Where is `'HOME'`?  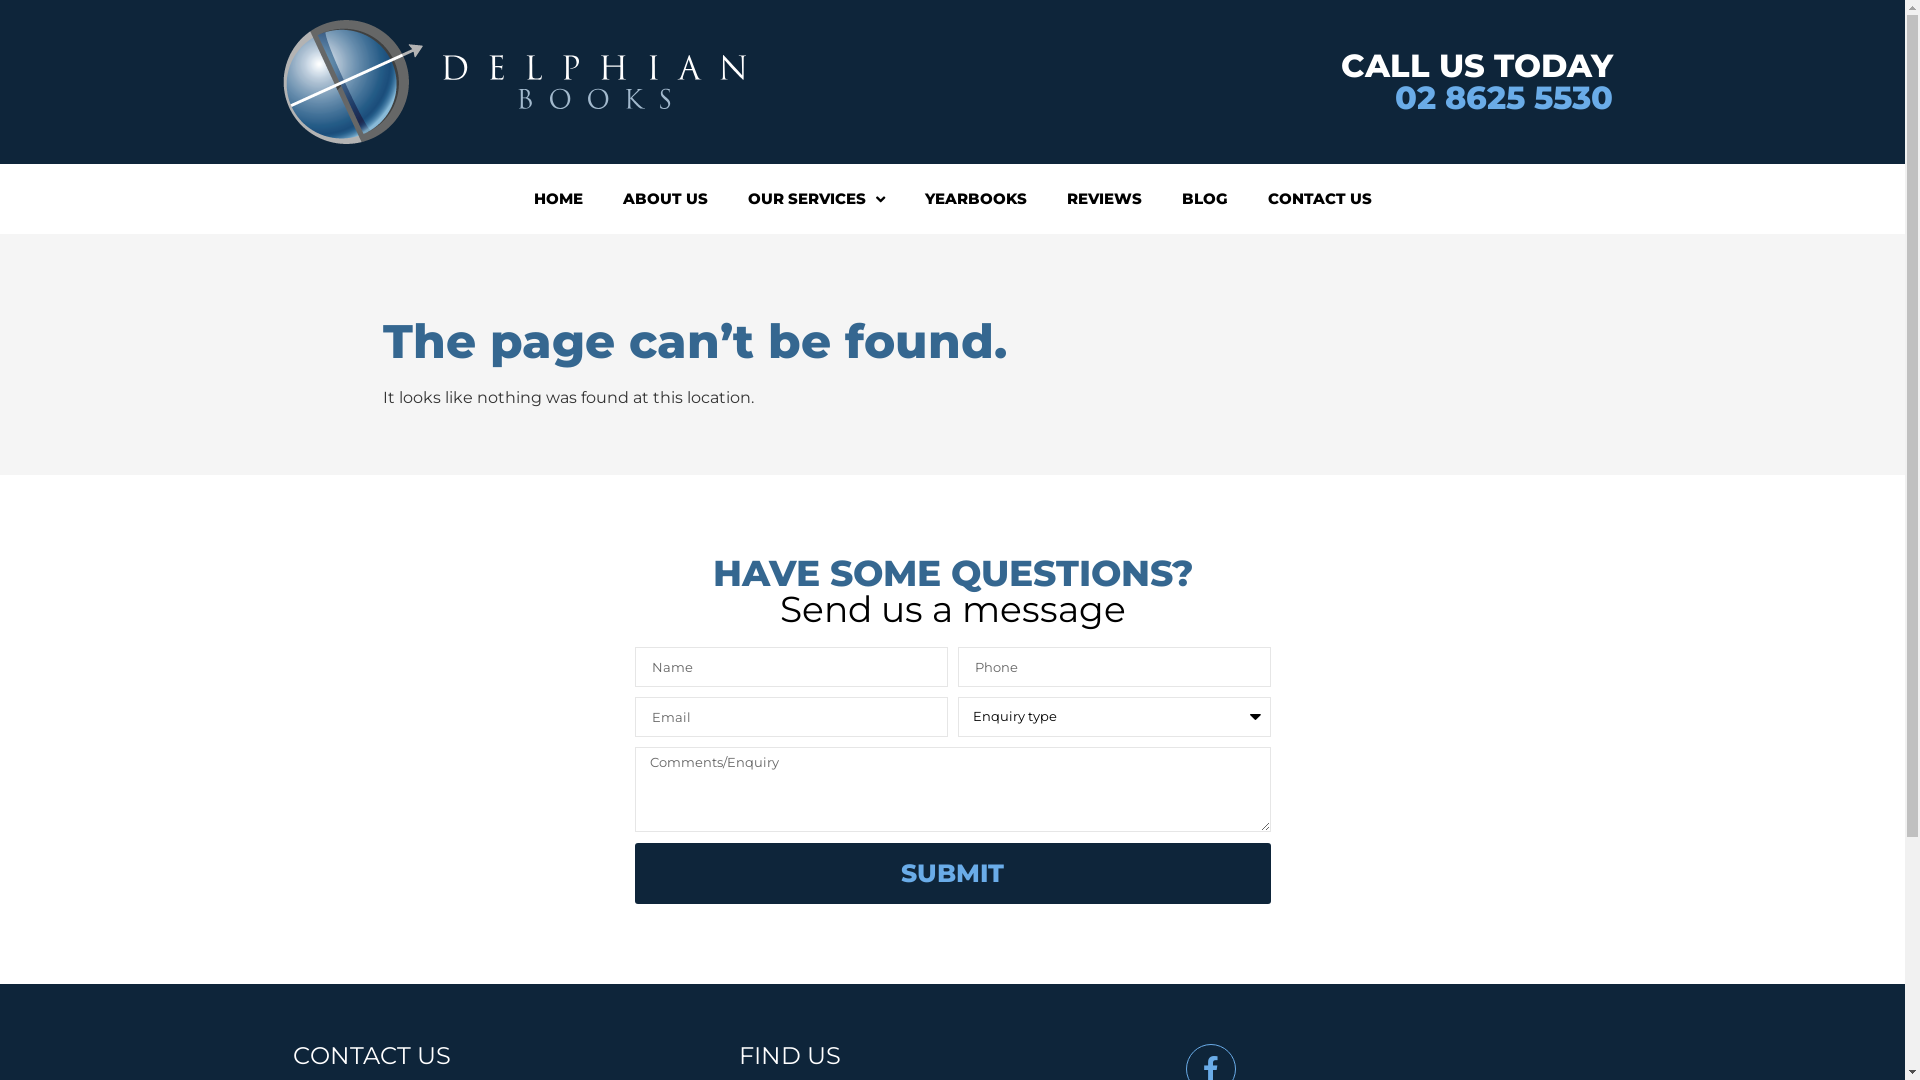
'HOME' is located at coordinates (558, 199).